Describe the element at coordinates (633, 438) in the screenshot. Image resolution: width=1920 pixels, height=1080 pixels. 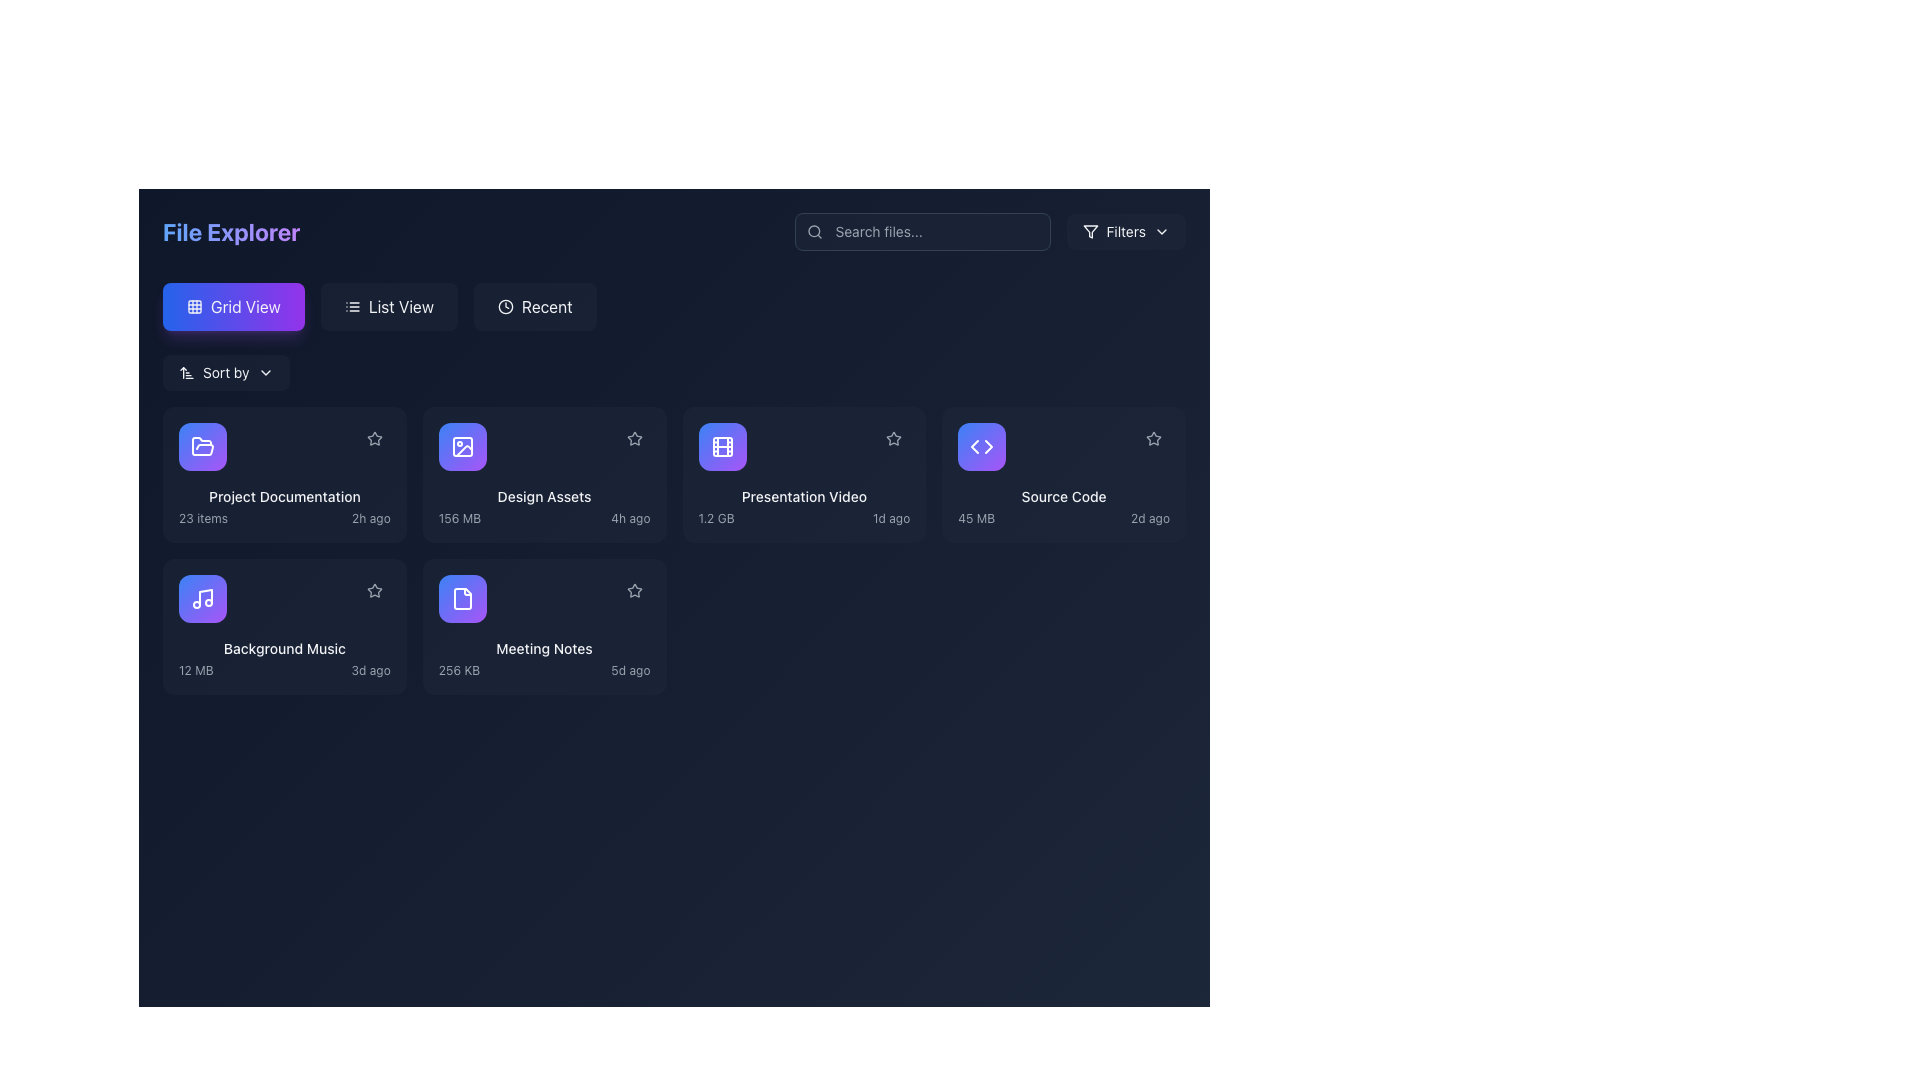
I see `the icon located in the upper-right corner of the 'Design Assets' card` at that location.